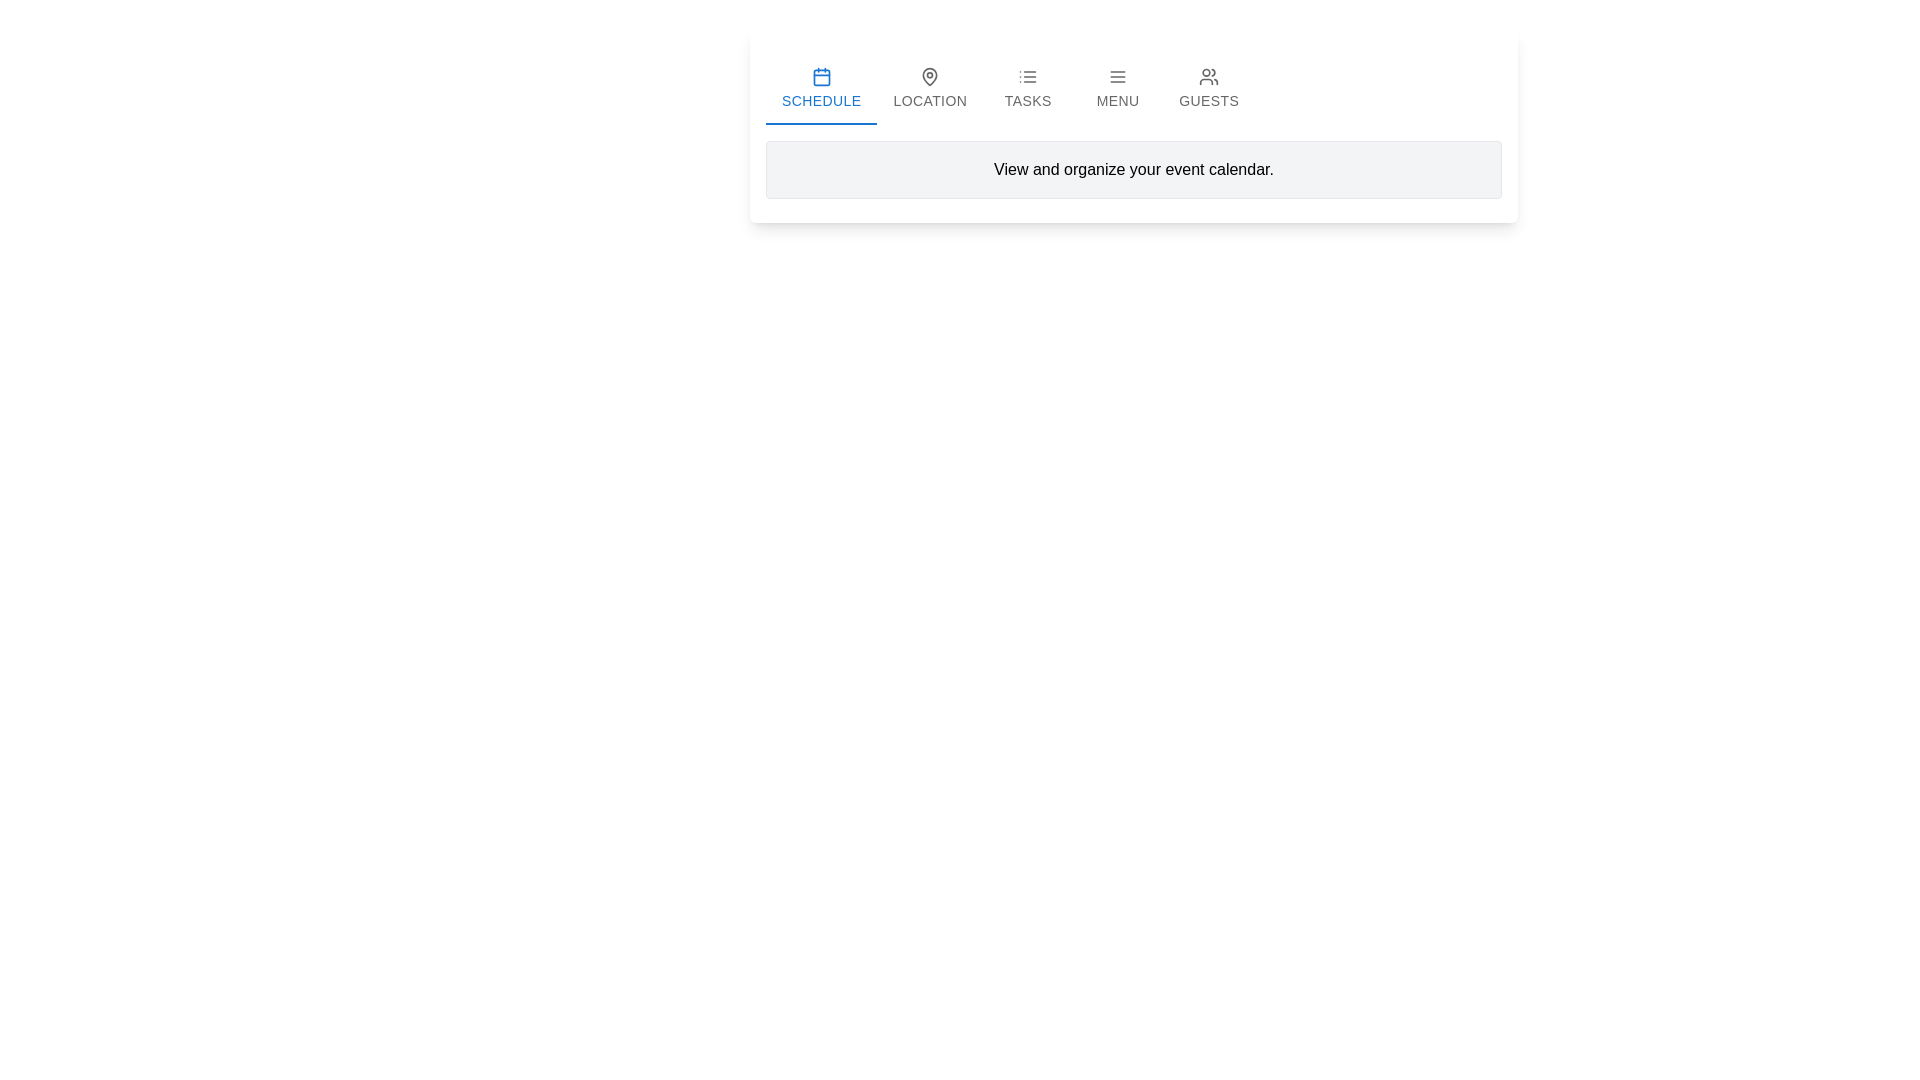 This screenshot has height=1080, width=1920. Describe the element at coordinates (1027, 87) in the screenshot. I see `the third tab in the horizontal tab bar` at that location.